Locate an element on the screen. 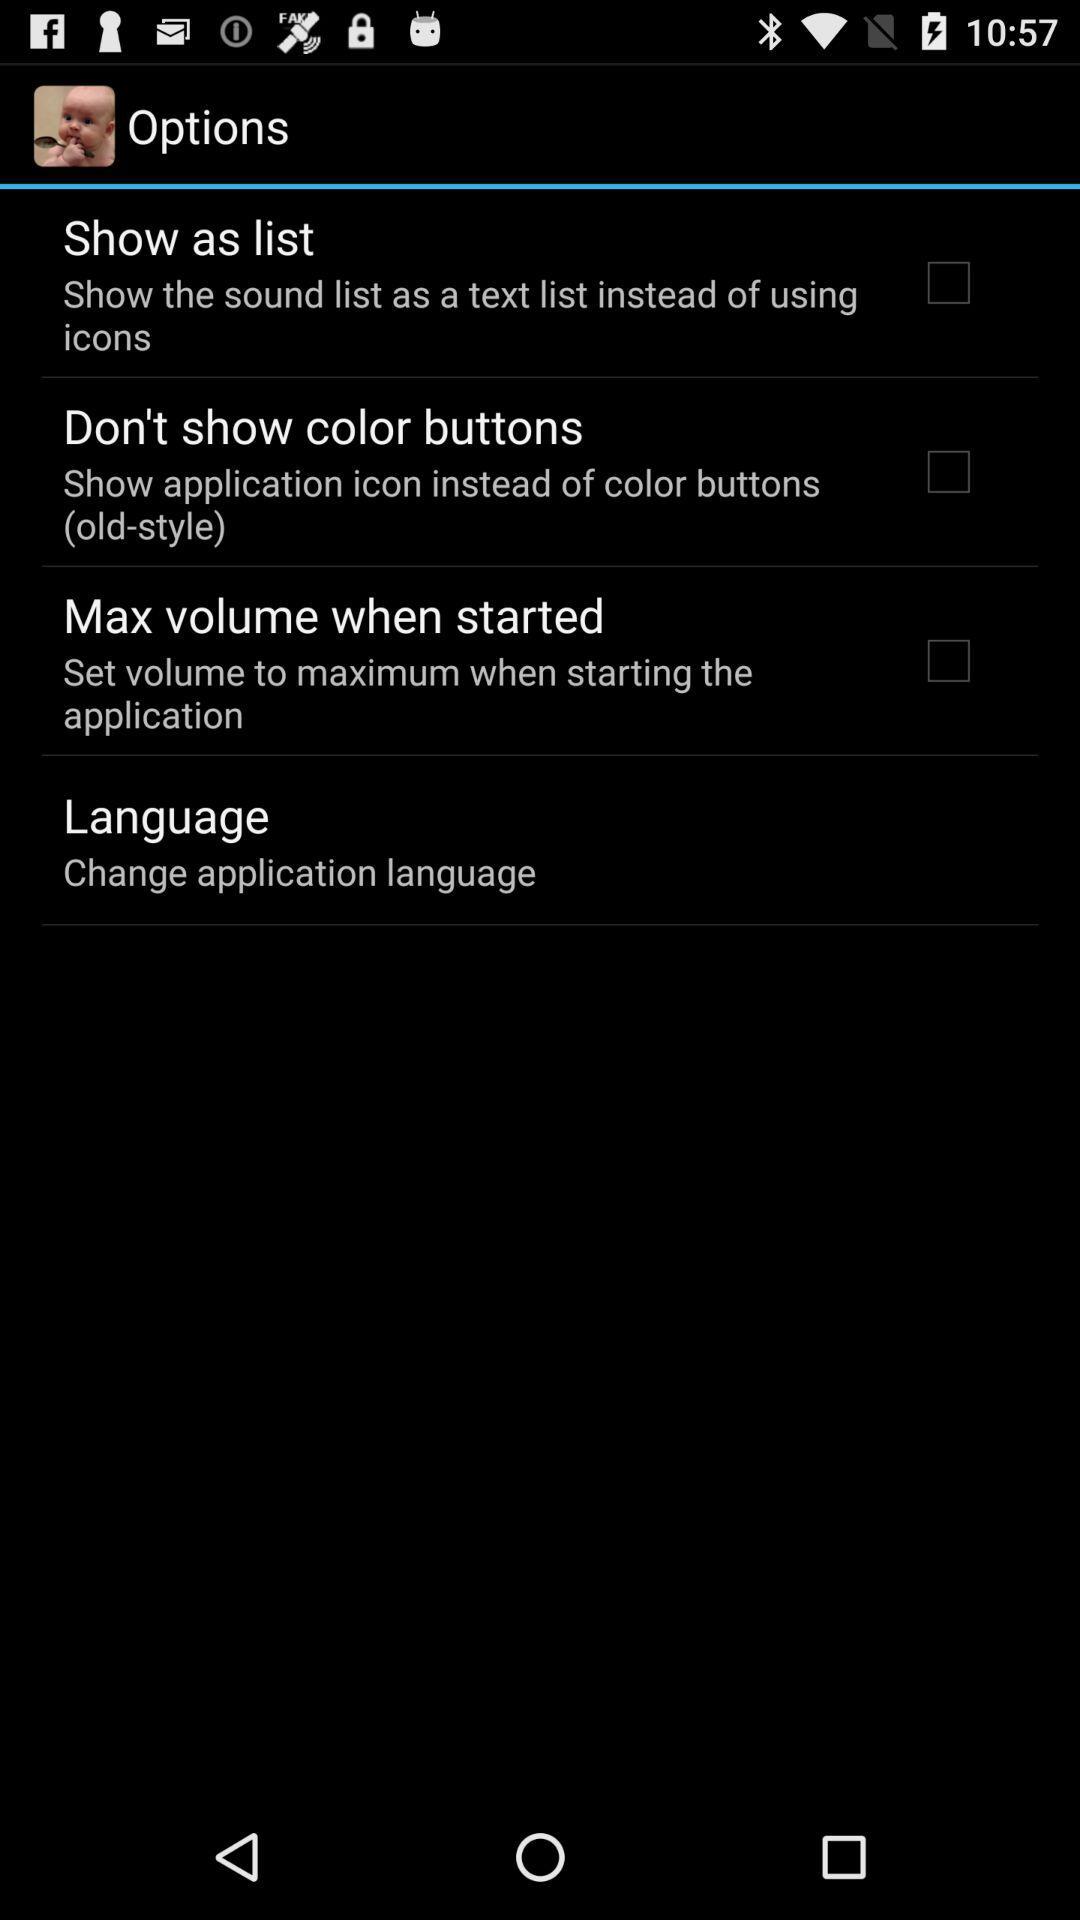  icon above max volume when item is located at coordinates (463, 503).